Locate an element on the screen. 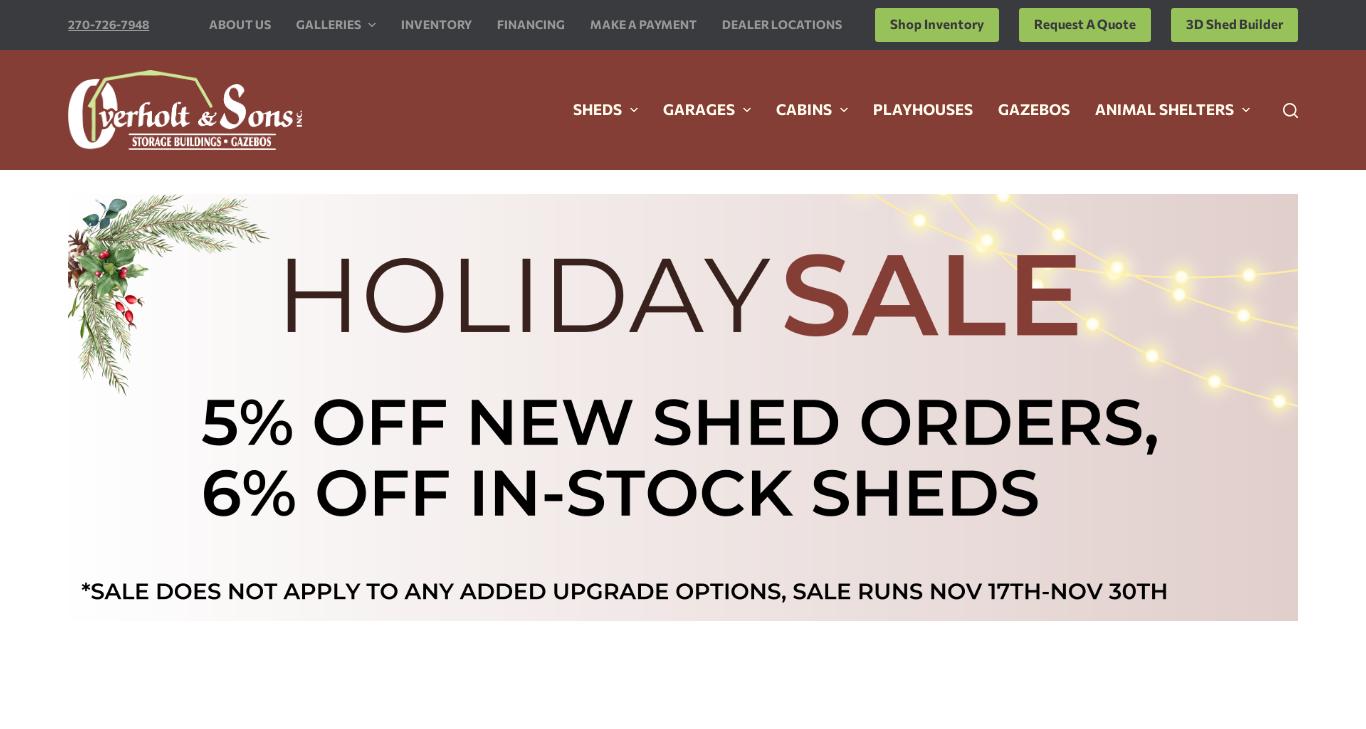  'sales lots' is located at coordinates (819, 313).